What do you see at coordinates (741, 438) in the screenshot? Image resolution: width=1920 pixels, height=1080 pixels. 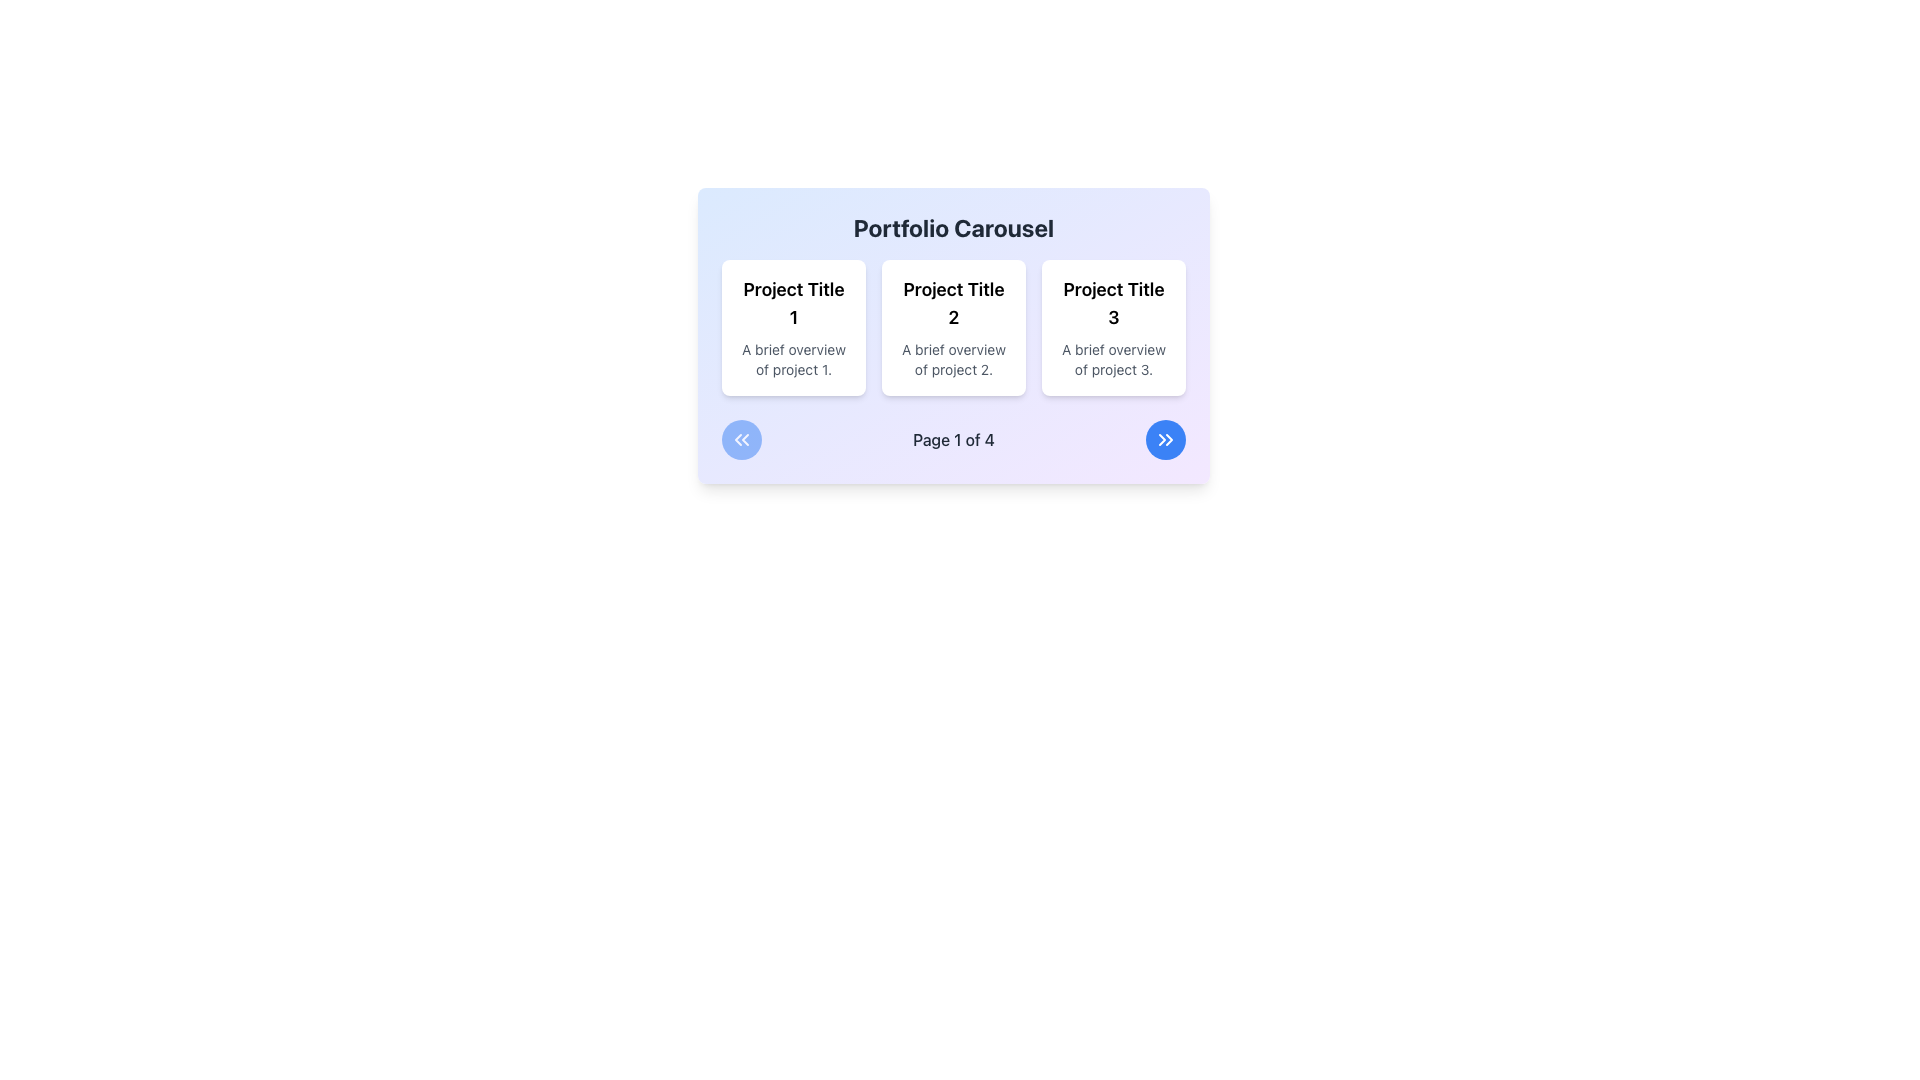 I see `the circular blue button with white double left chevrons (<<)` at bounding box center [741, 438].